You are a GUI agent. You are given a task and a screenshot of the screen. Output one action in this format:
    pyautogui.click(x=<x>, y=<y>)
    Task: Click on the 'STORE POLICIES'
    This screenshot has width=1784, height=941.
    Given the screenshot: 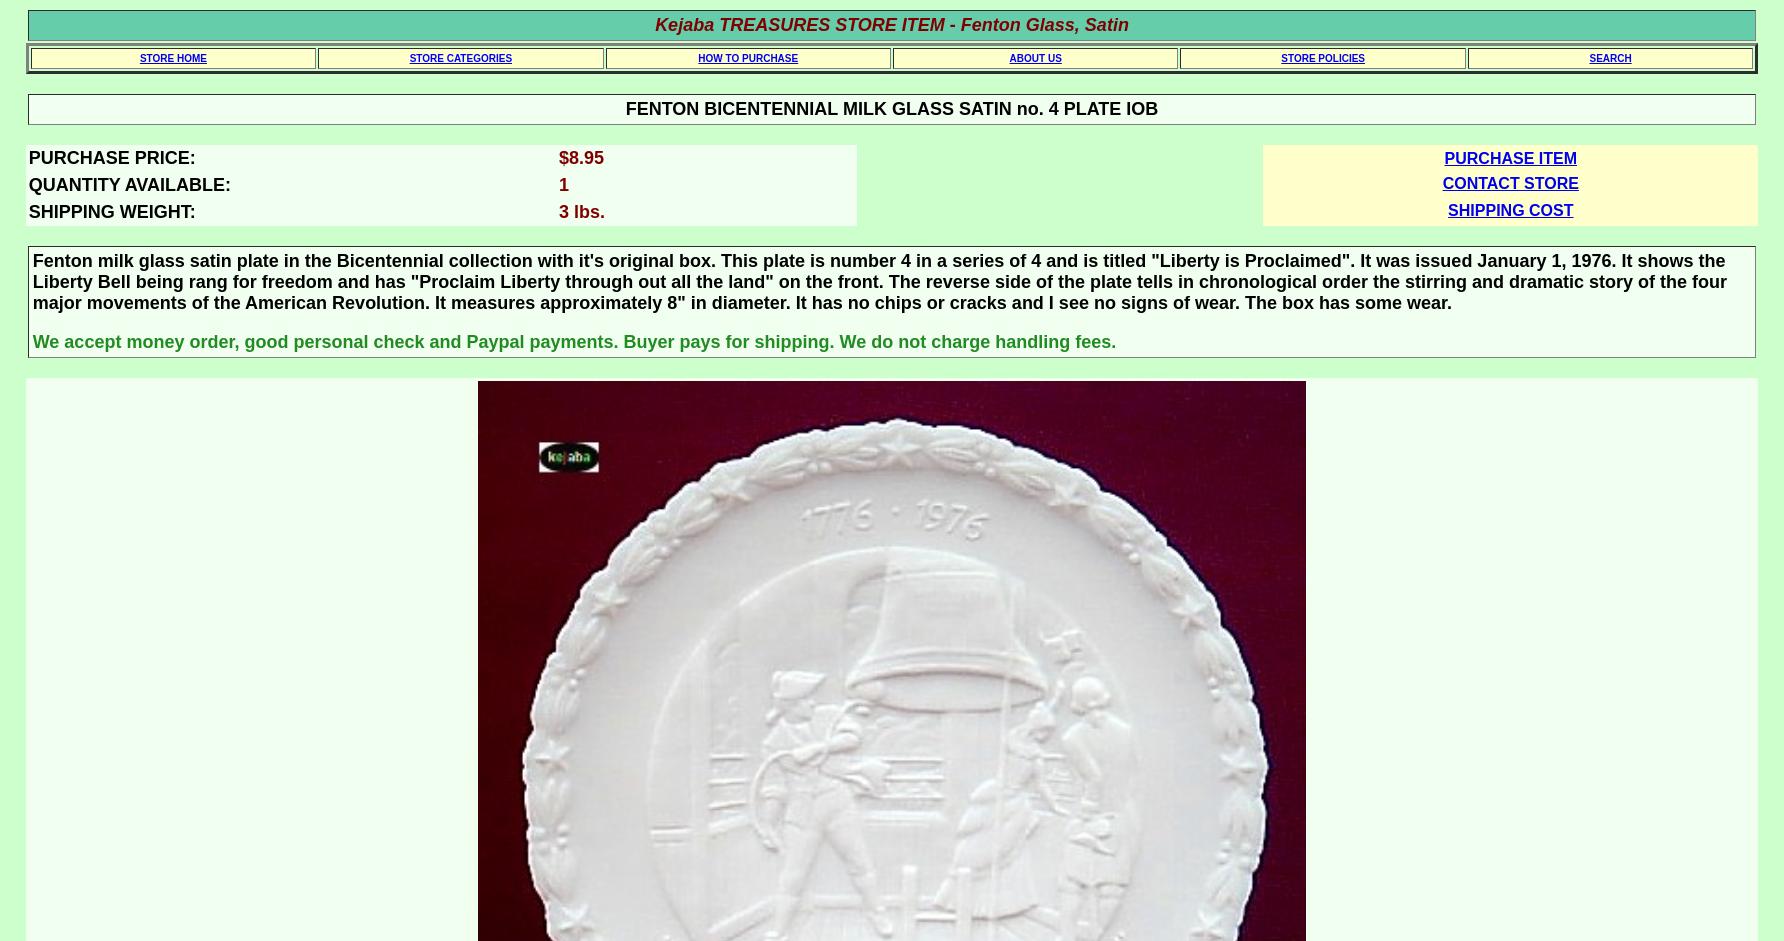 What is the action you would take?
    pyautogui.click(x=1322, y=57)
    